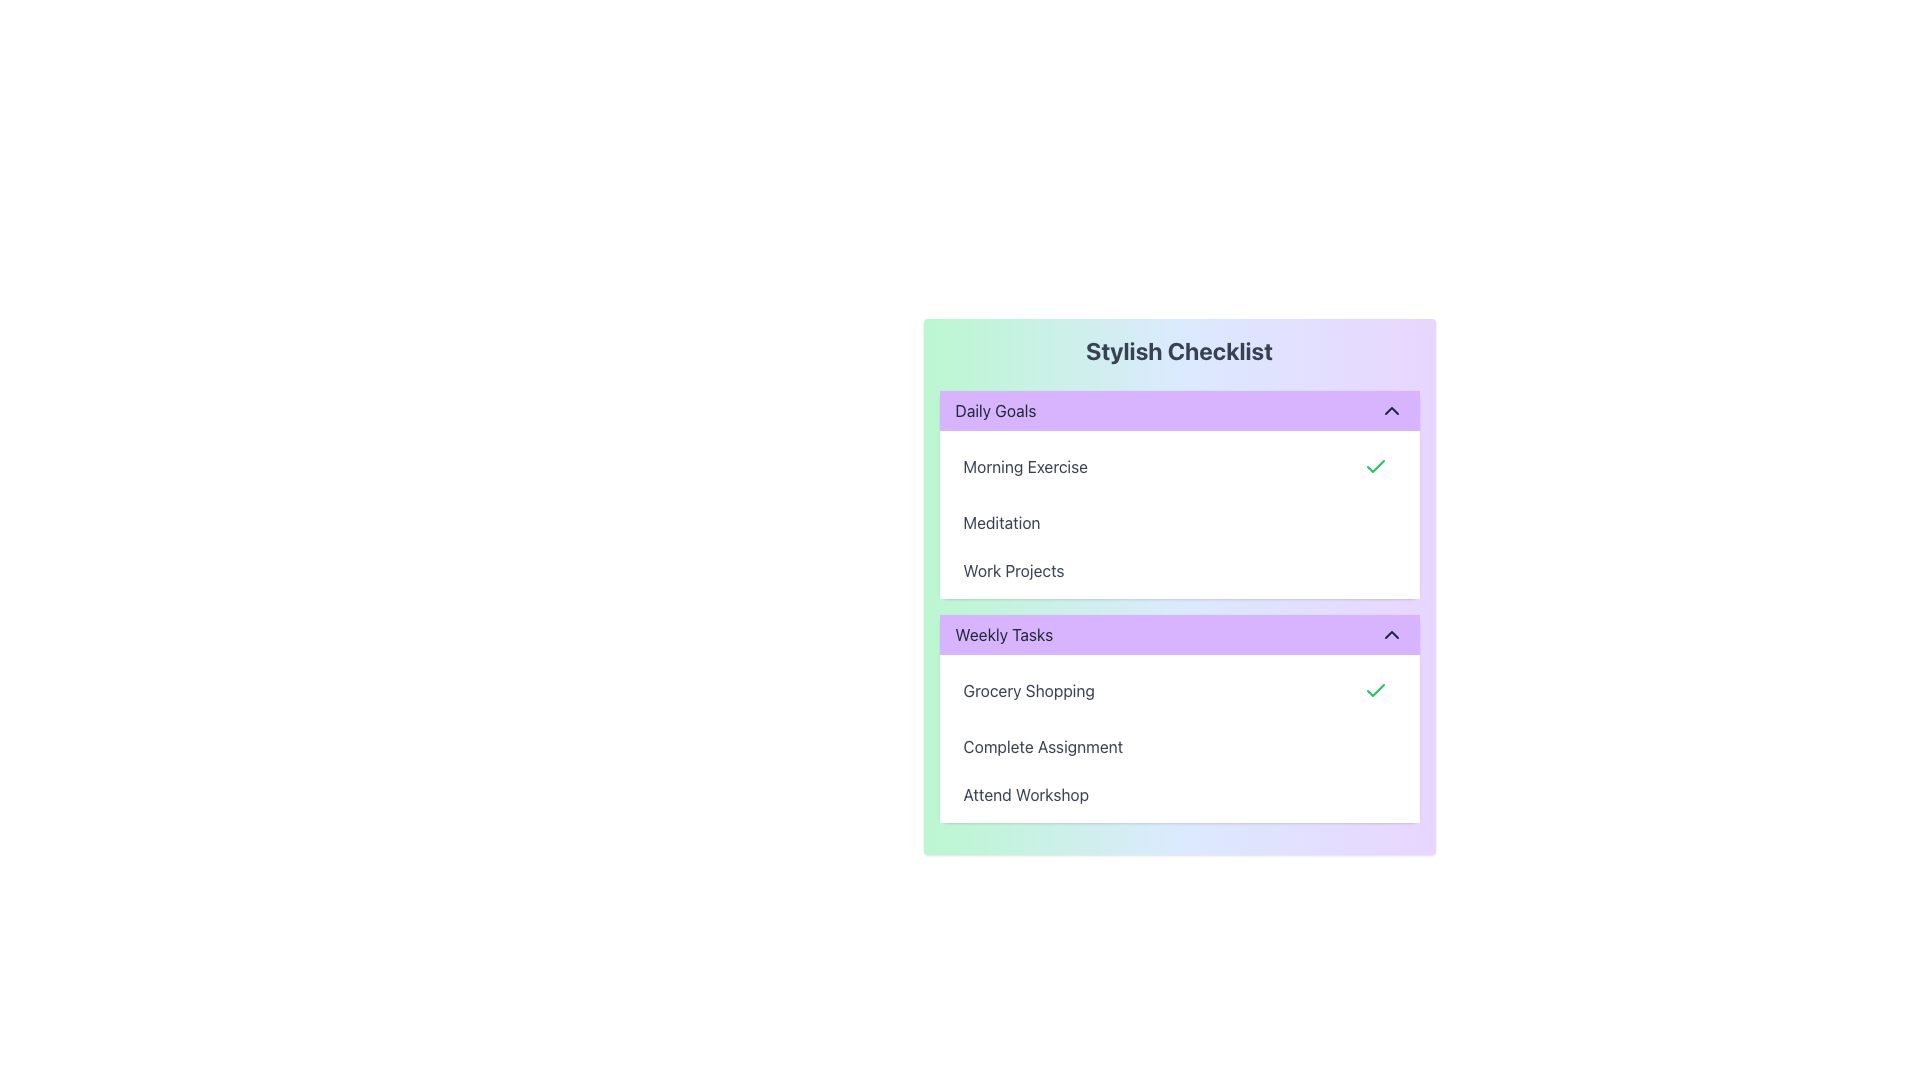  What do you see at coordinates (1179, 522) in the screenshot?
I see `the second list item labeled 'Meditation' in the 'Daily Goals' section` at bounding box center [1179, 522].